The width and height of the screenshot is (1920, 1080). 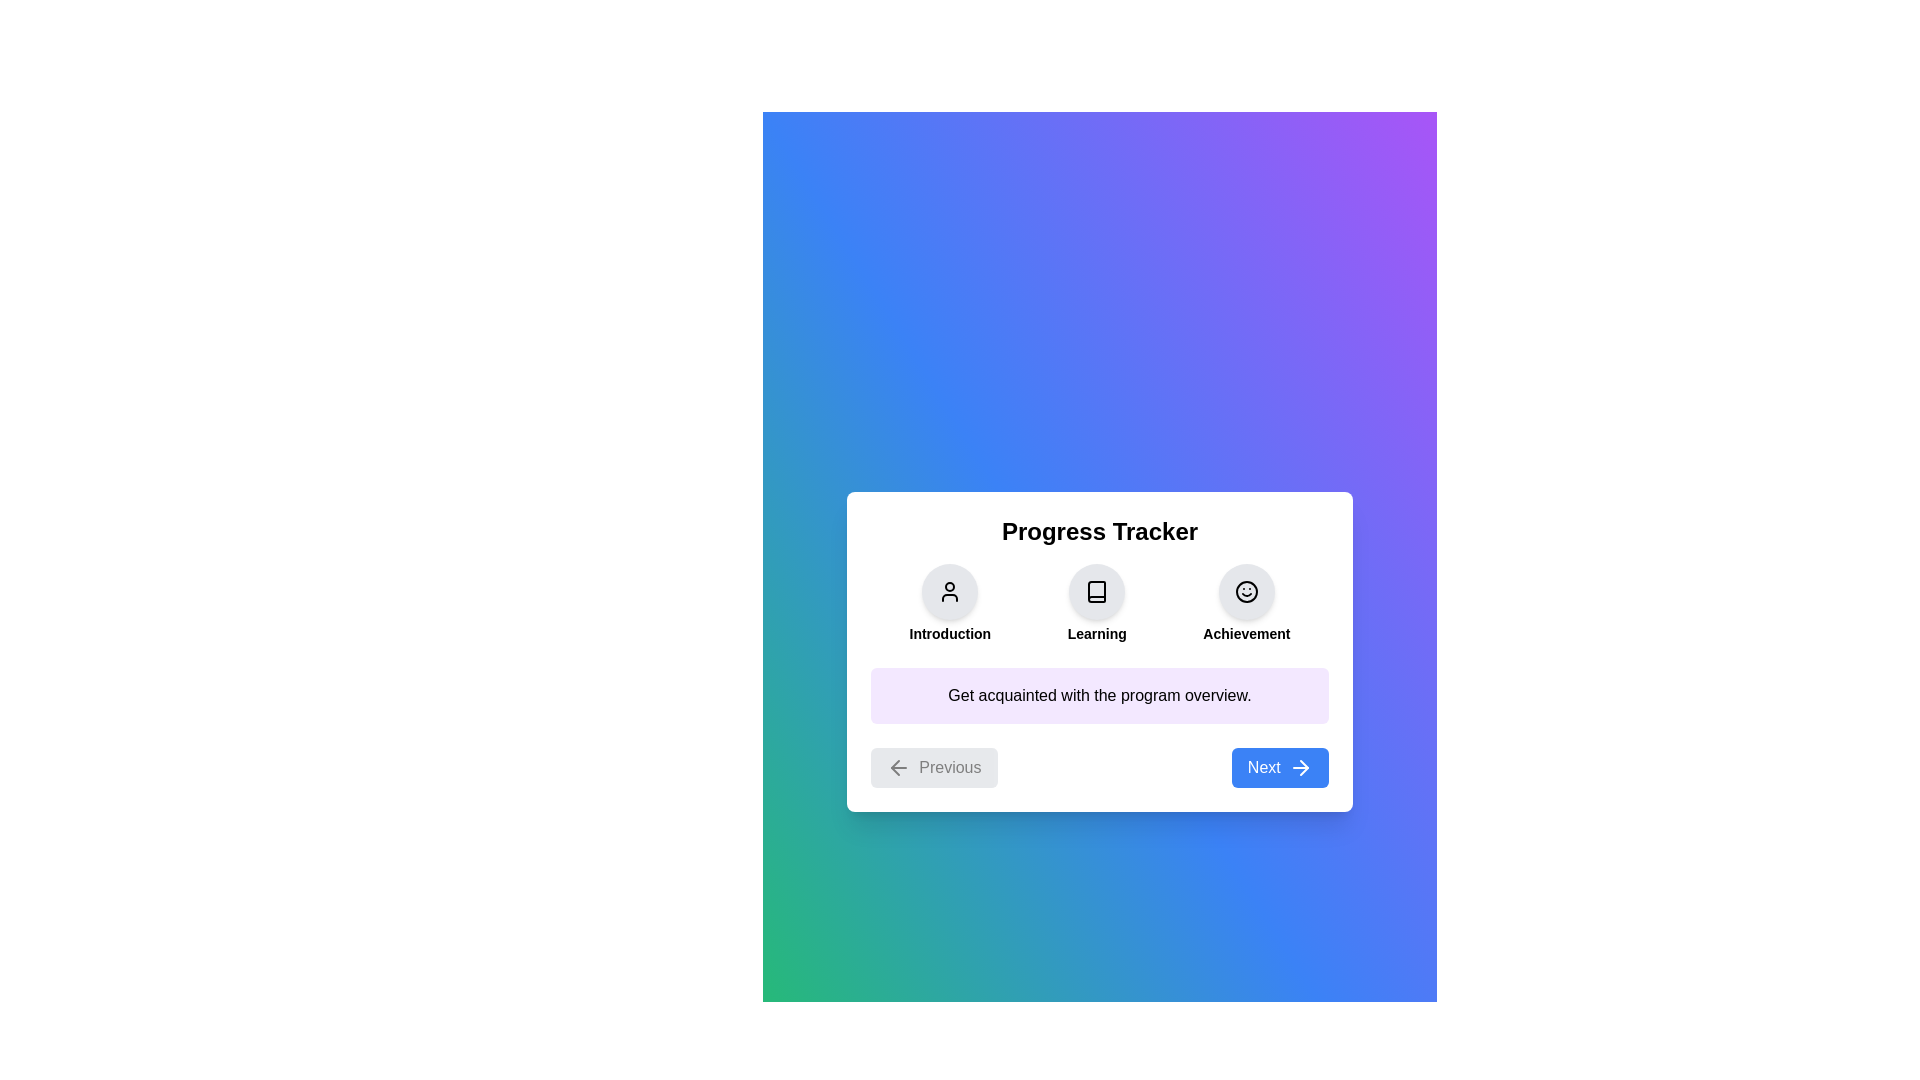 What do you see at coordinates (949, 590) in the screenshot?
I see `the Introduction section icon to view its details` at bounding box center [949, 590].